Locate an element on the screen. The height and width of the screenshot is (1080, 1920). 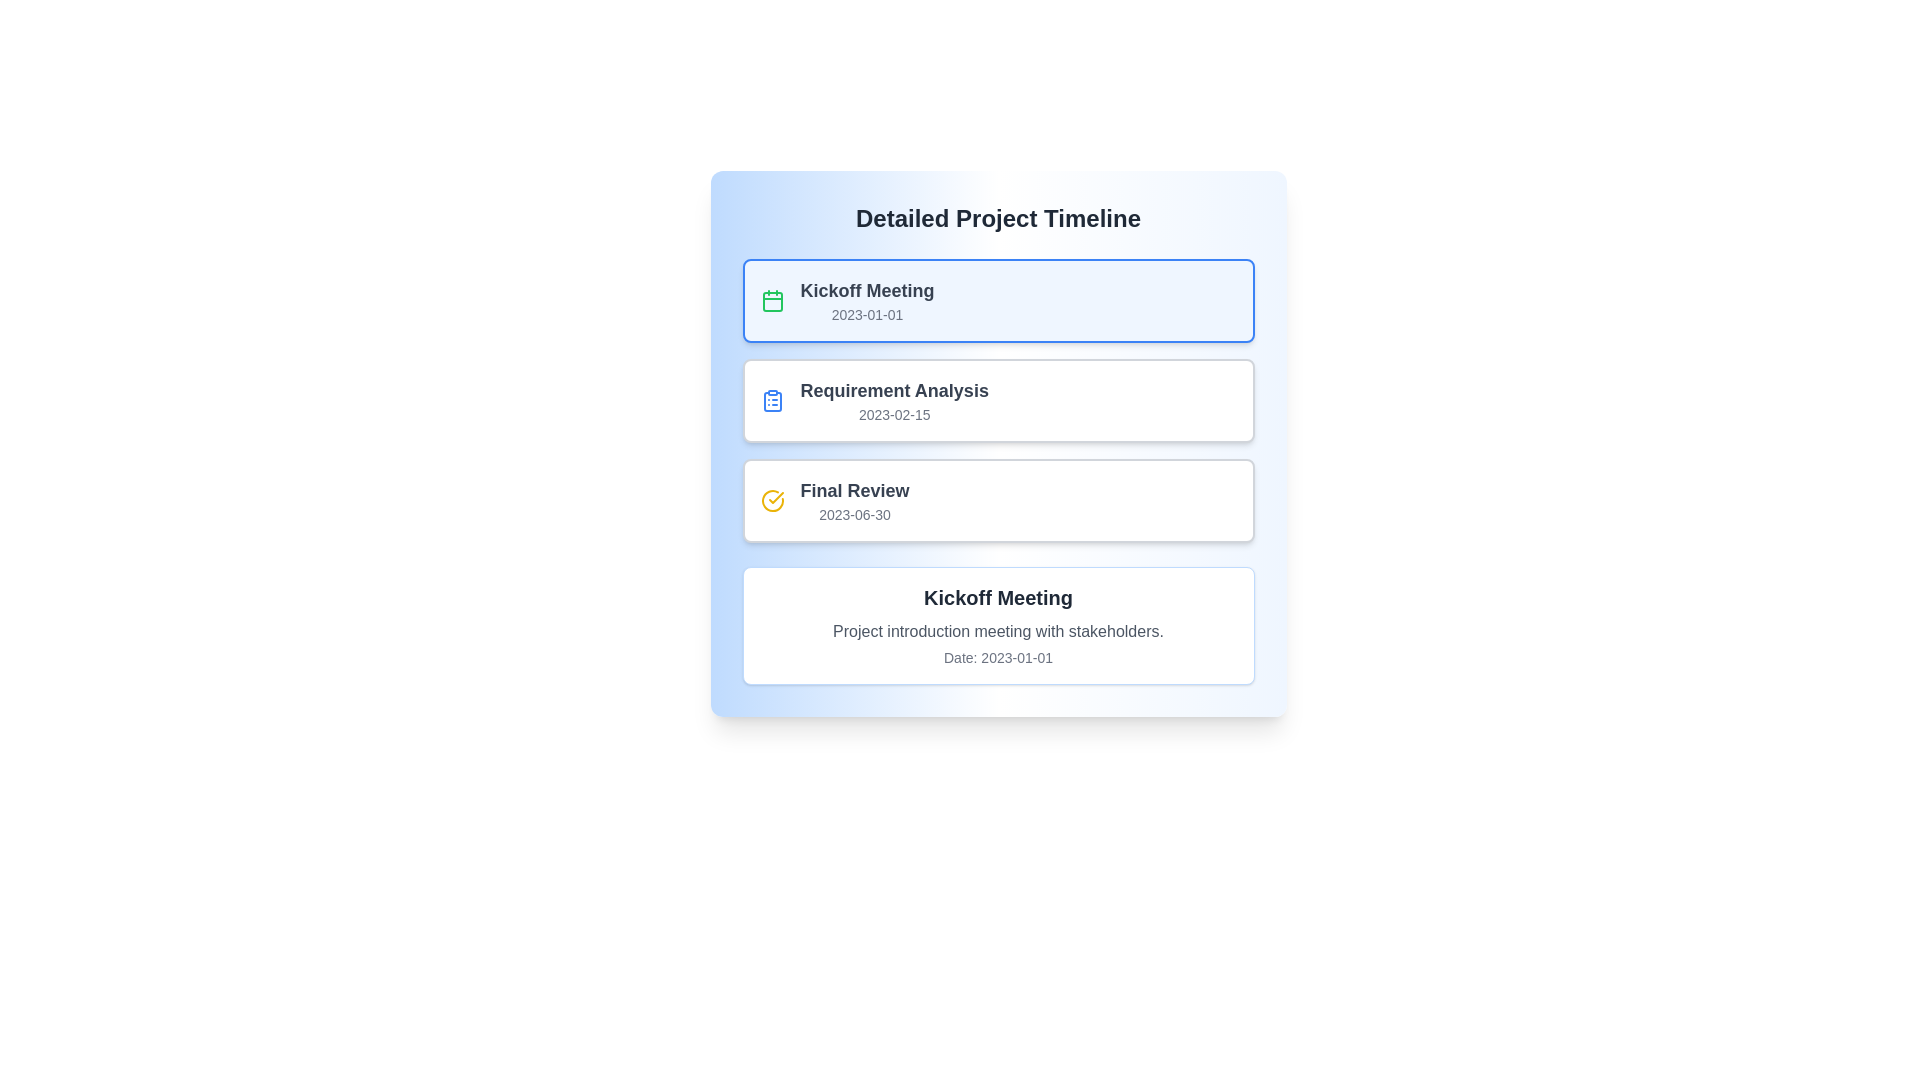
descriptive text element providing details about the 'Kickoff Meeting' event, positioned between the header 'Kickoff Meeting' and the date 'Date: 2023-01-01' is located at coordinates (998, 632).